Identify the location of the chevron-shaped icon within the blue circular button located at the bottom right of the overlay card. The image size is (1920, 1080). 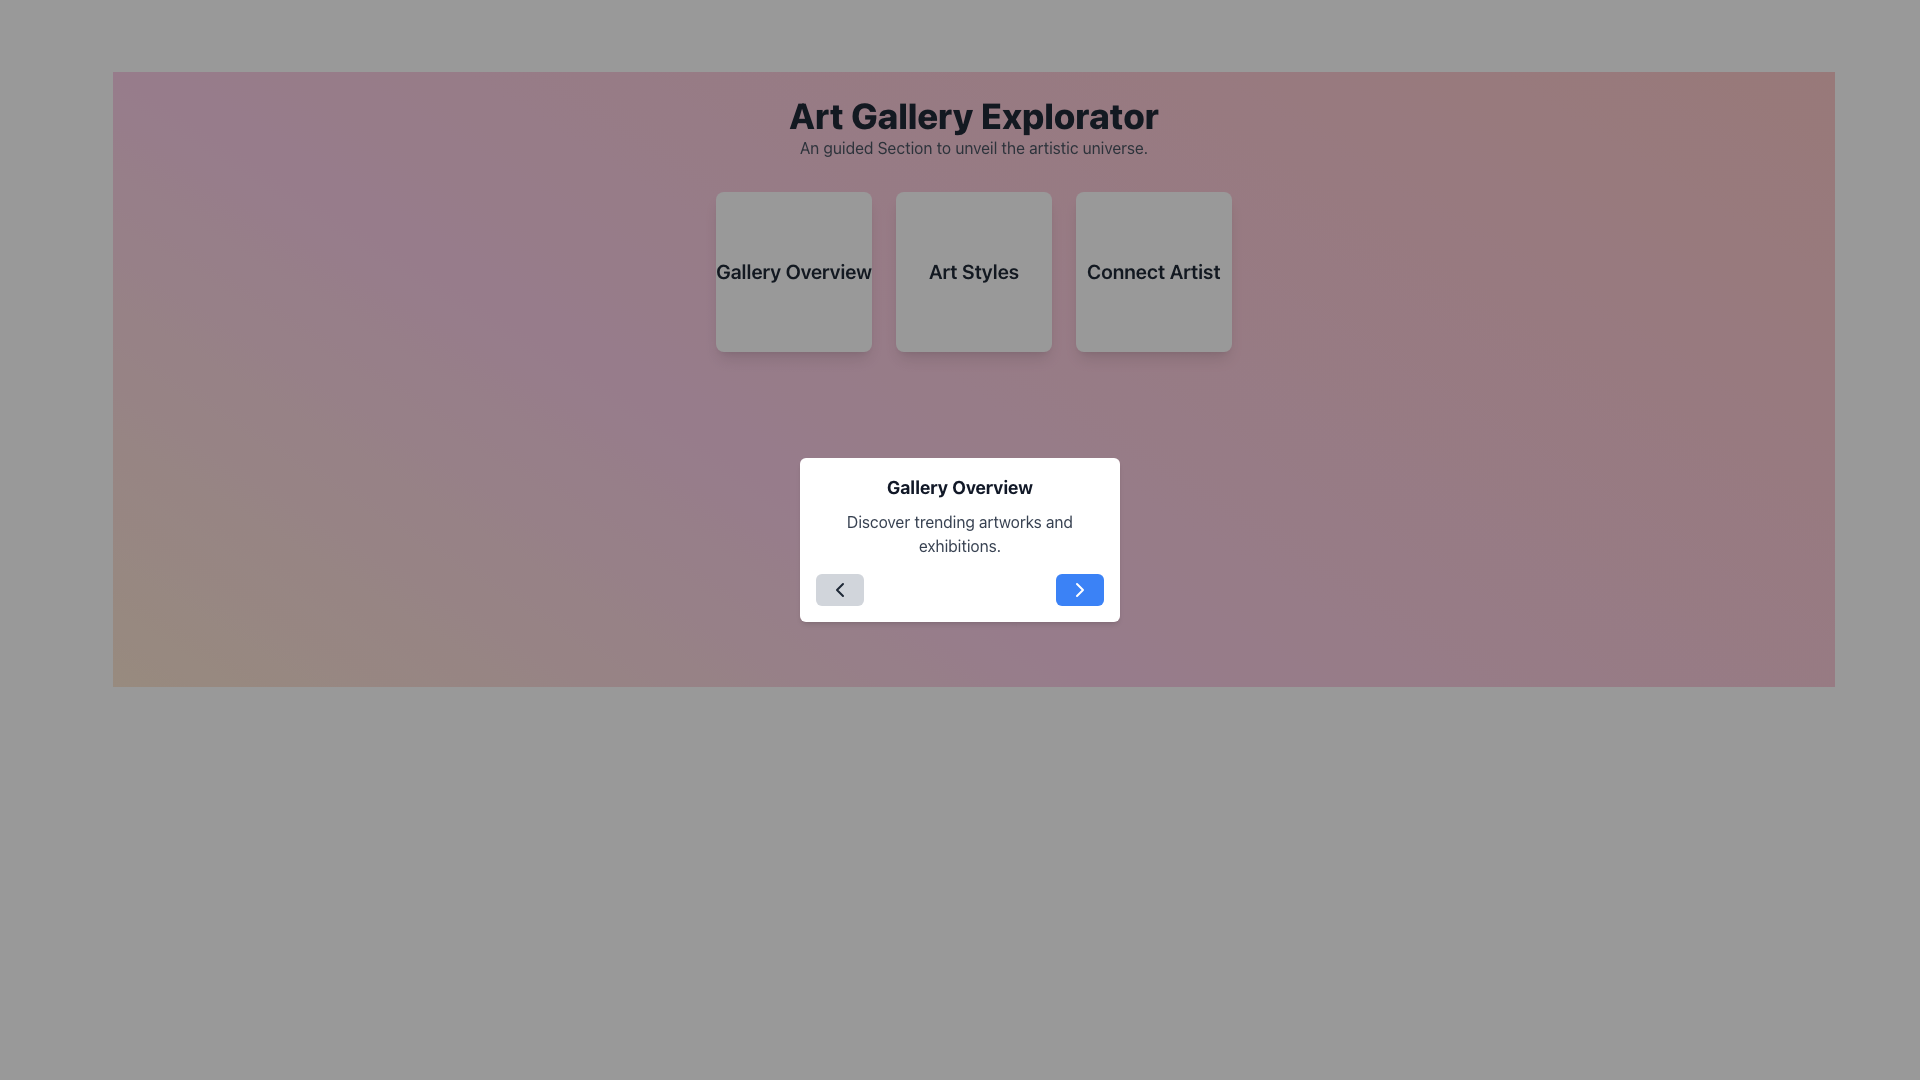
(1079, 589).